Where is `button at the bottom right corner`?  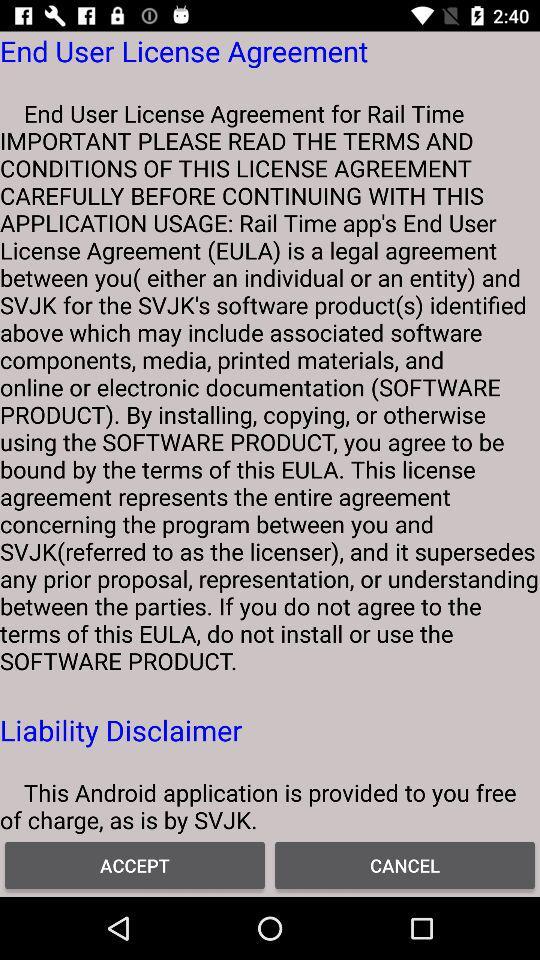
button at the bottom right corner is located at coordinates (405, 864).